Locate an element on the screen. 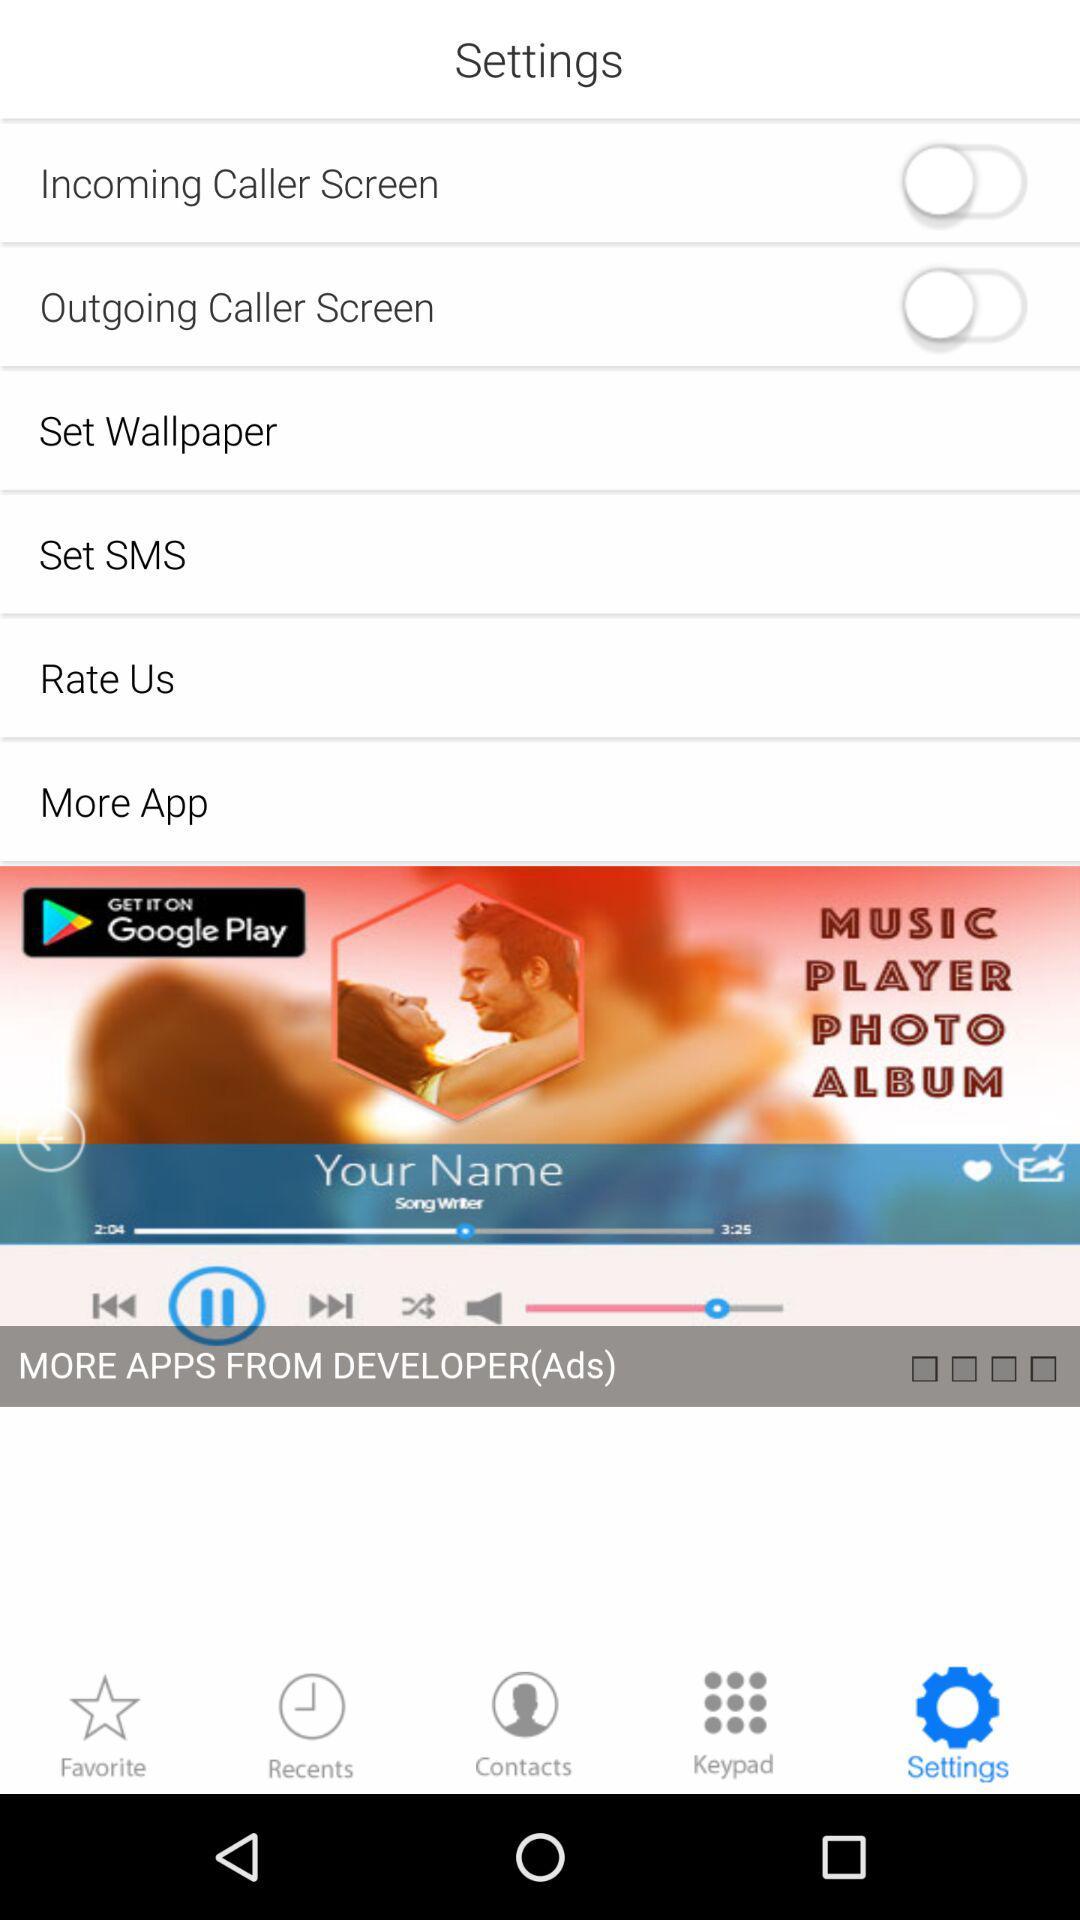 This screenshot has width=1080, height=1920. recent history is located at coordinates (311, 1723).